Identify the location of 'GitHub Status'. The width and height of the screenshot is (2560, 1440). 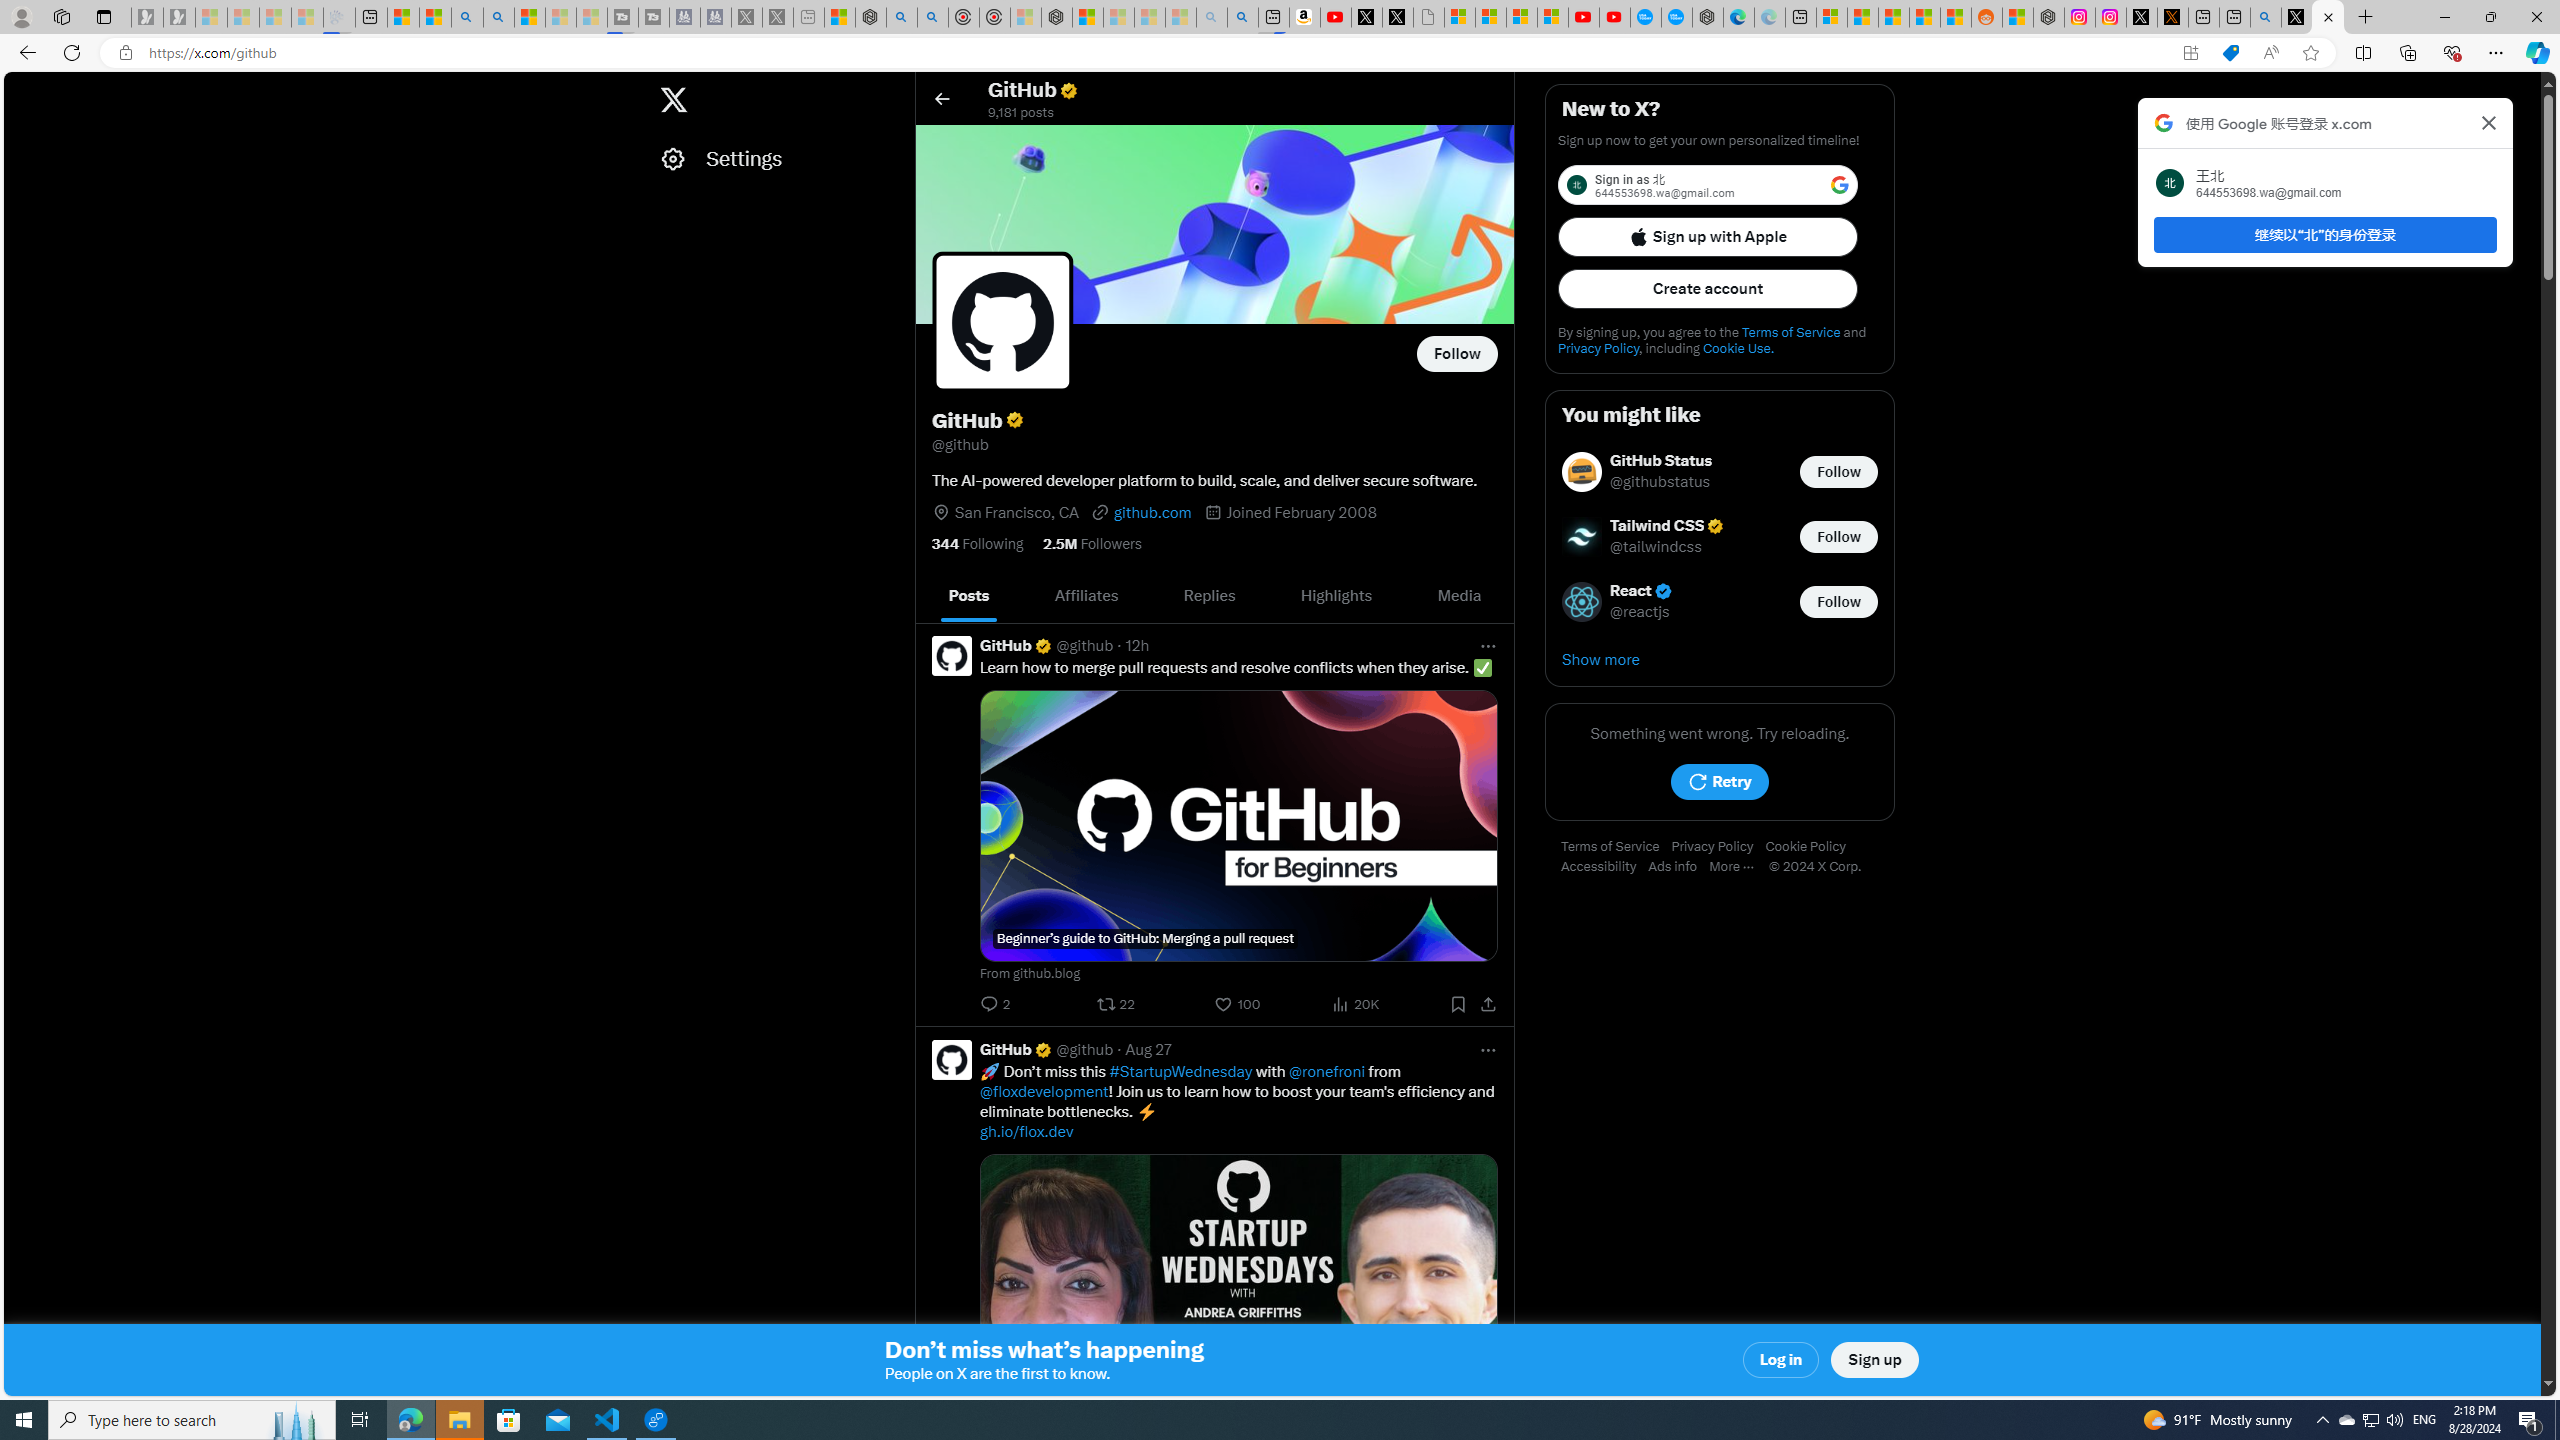
(1660, 460).